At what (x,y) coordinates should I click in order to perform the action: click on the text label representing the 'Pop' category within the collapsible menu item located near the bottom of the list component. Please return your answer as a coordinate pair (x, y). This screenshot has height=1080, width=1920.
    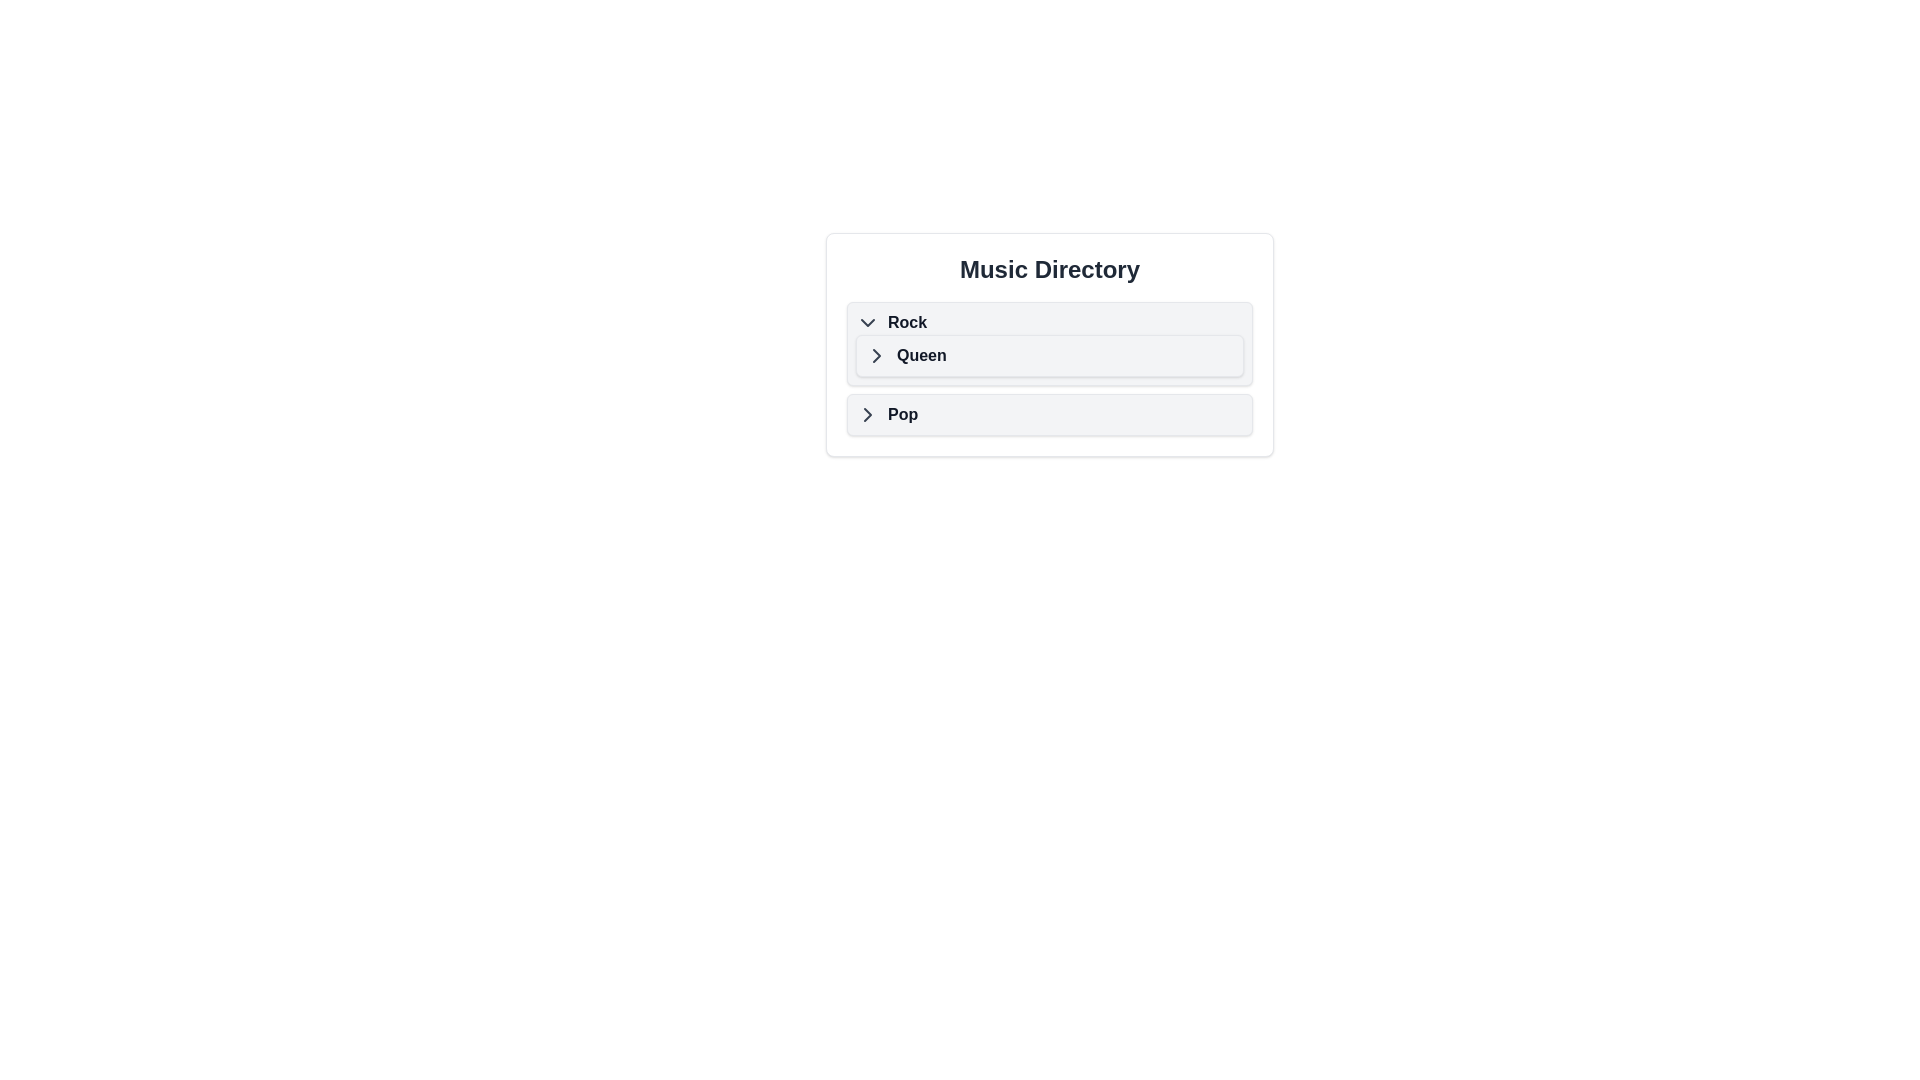
    Looking at the image, I should click on (902, 414).